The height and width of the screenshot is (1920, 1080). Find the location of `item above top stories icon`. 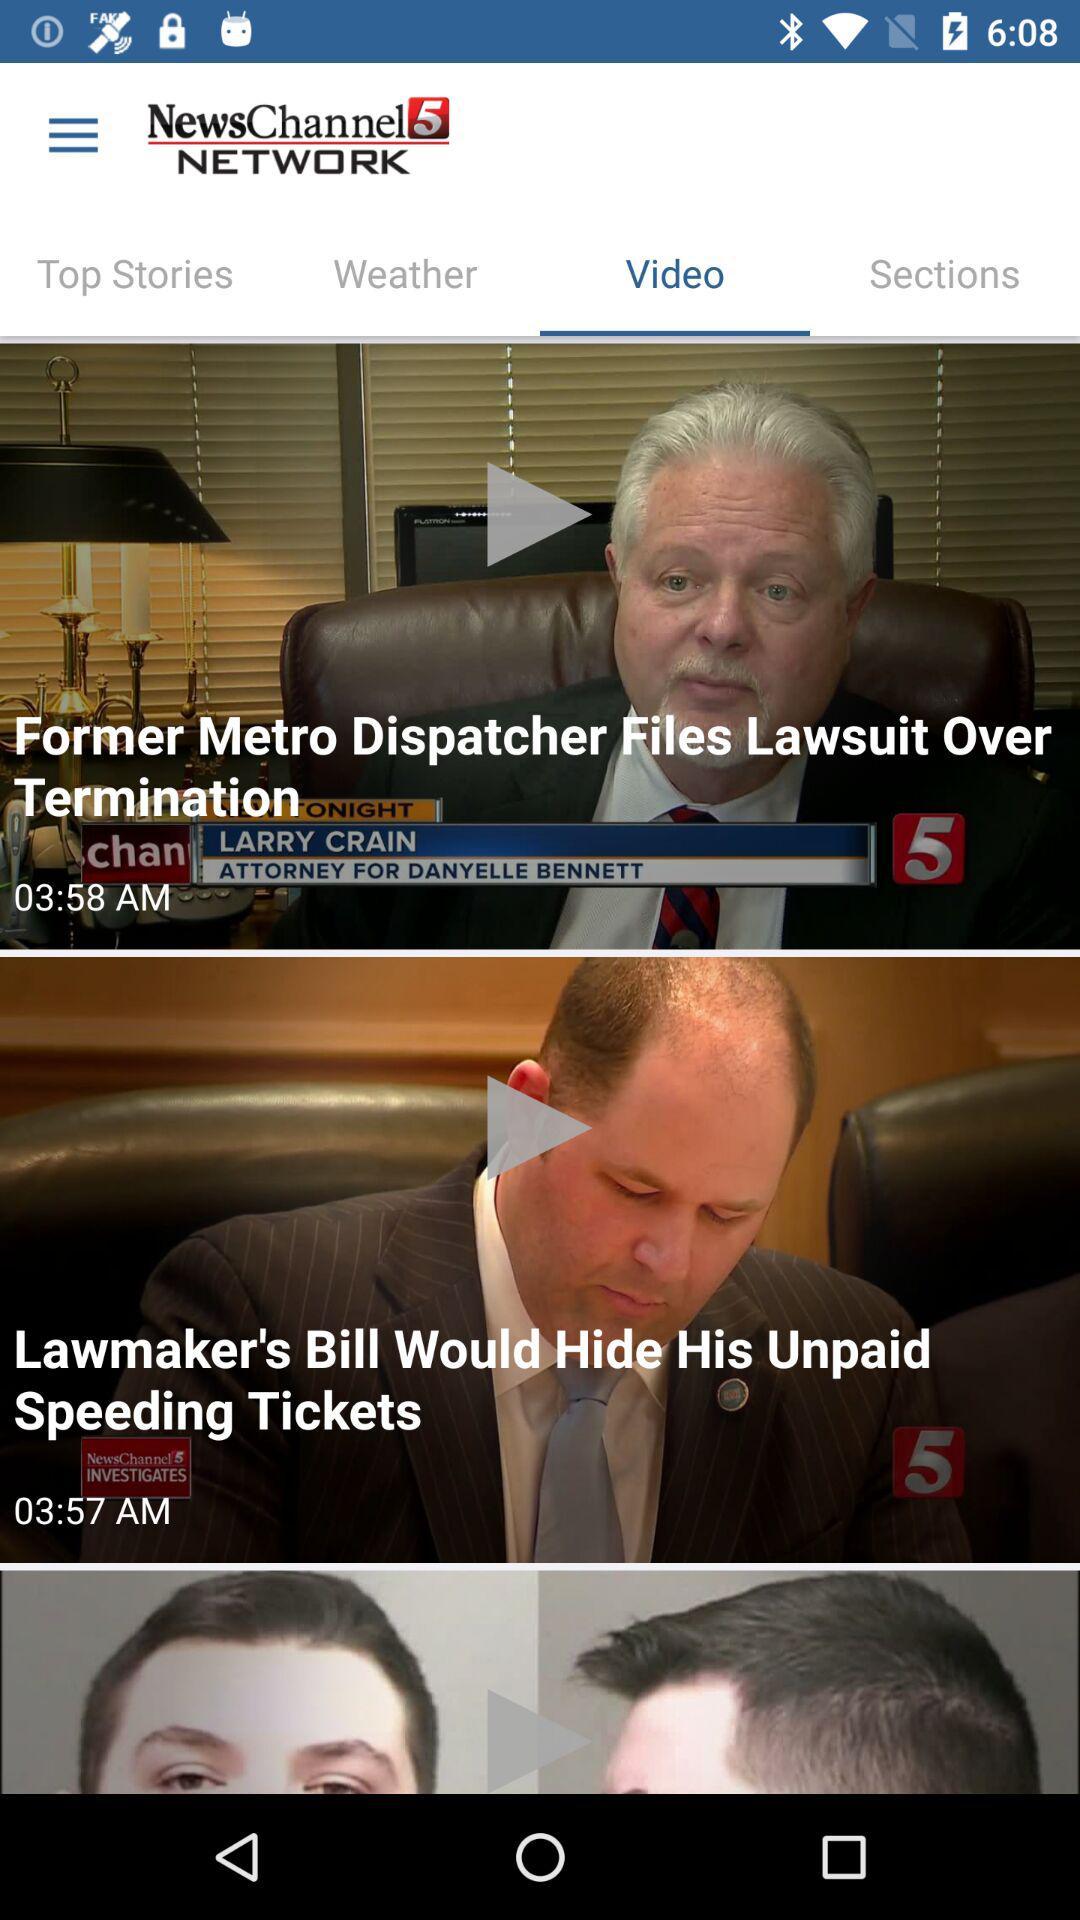

item above top stories icon is located at coordinates (72, 135).